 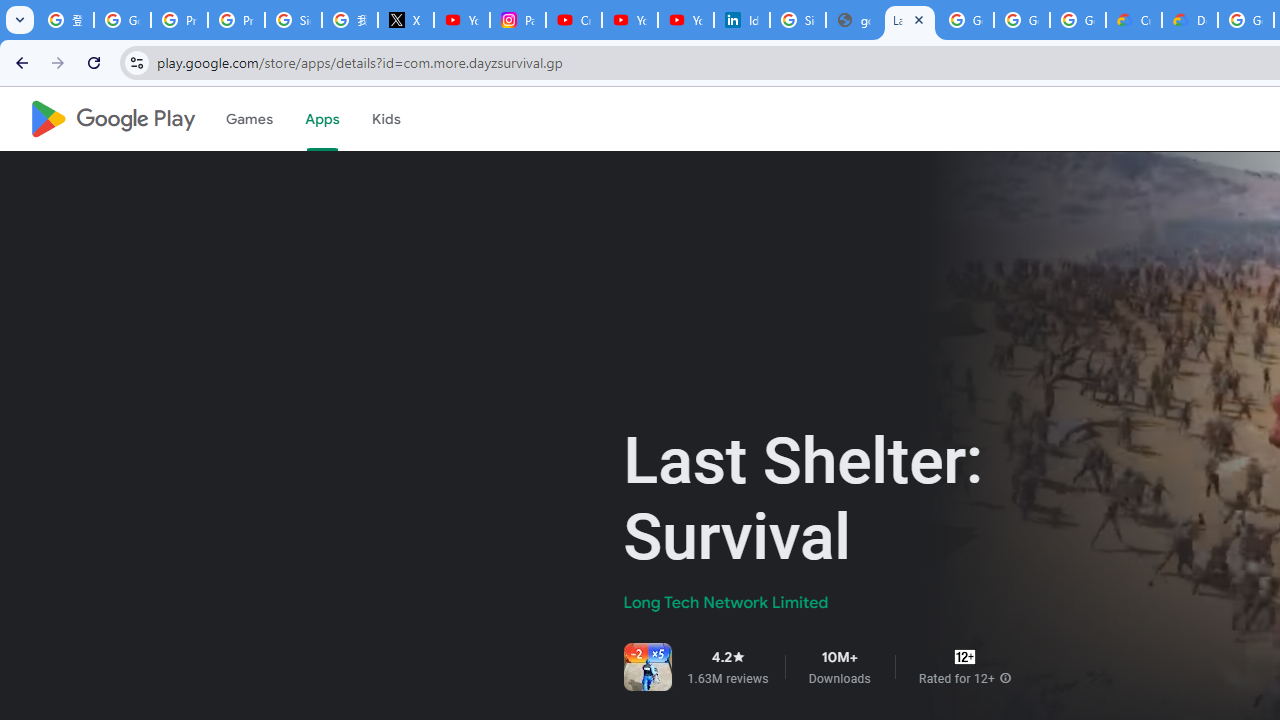 What do you see at coordinates (321, 119) in the screenshot?
I see `'Apps'` at bounding box center [321, 119].